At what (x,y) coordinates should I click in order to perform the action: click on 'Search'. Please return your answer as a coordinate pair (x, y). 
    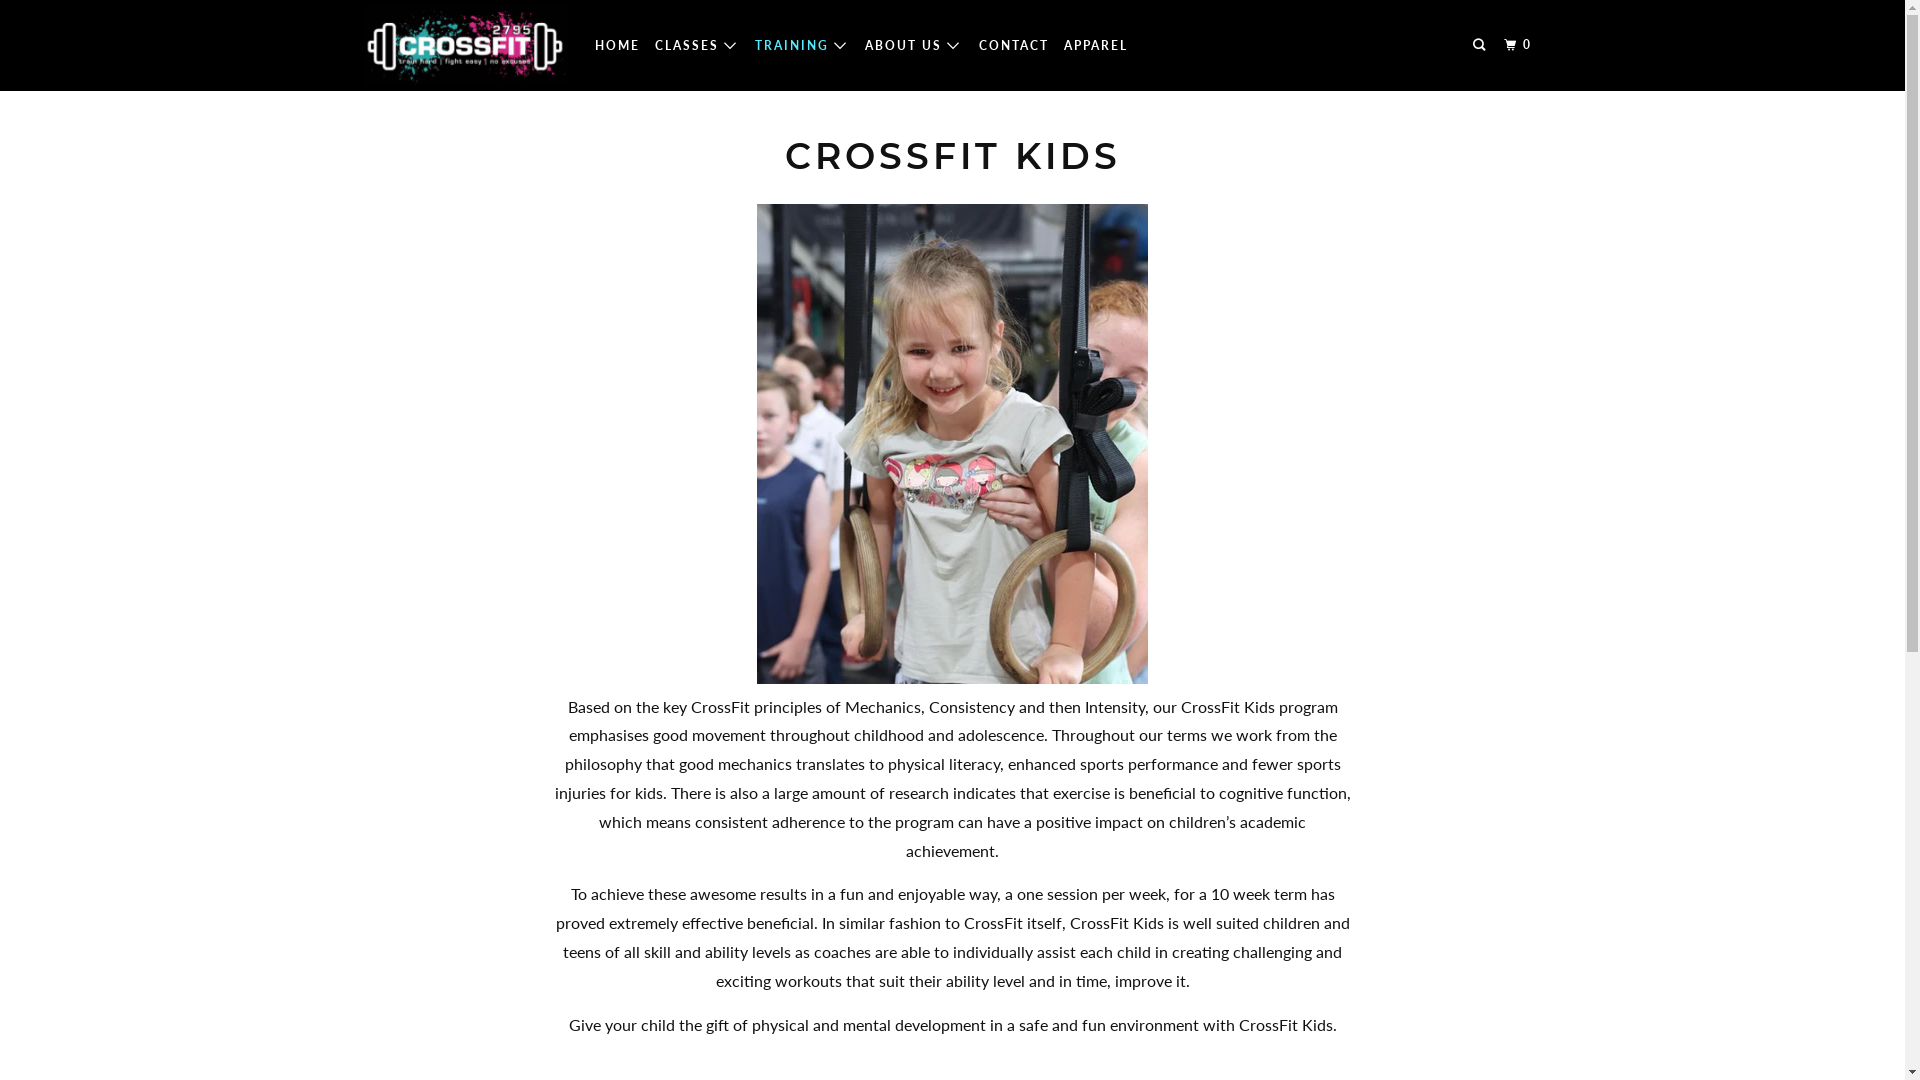
    Looking at the image, I should click on (1468, 45).